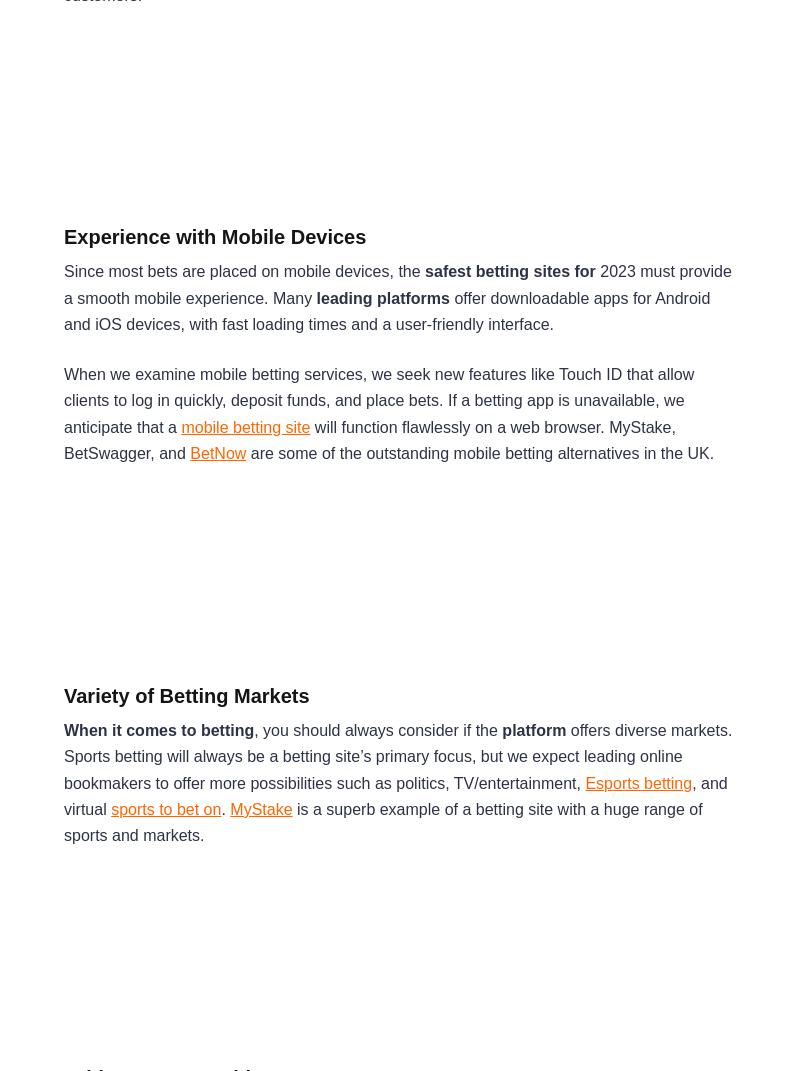 The width and height of the screenshot is (800, 1071). Describe the element at coordinates (381, 820) in the screenshot. I see `'is a superb example of a betting site with a huge range of sports and markets.'` at that location.